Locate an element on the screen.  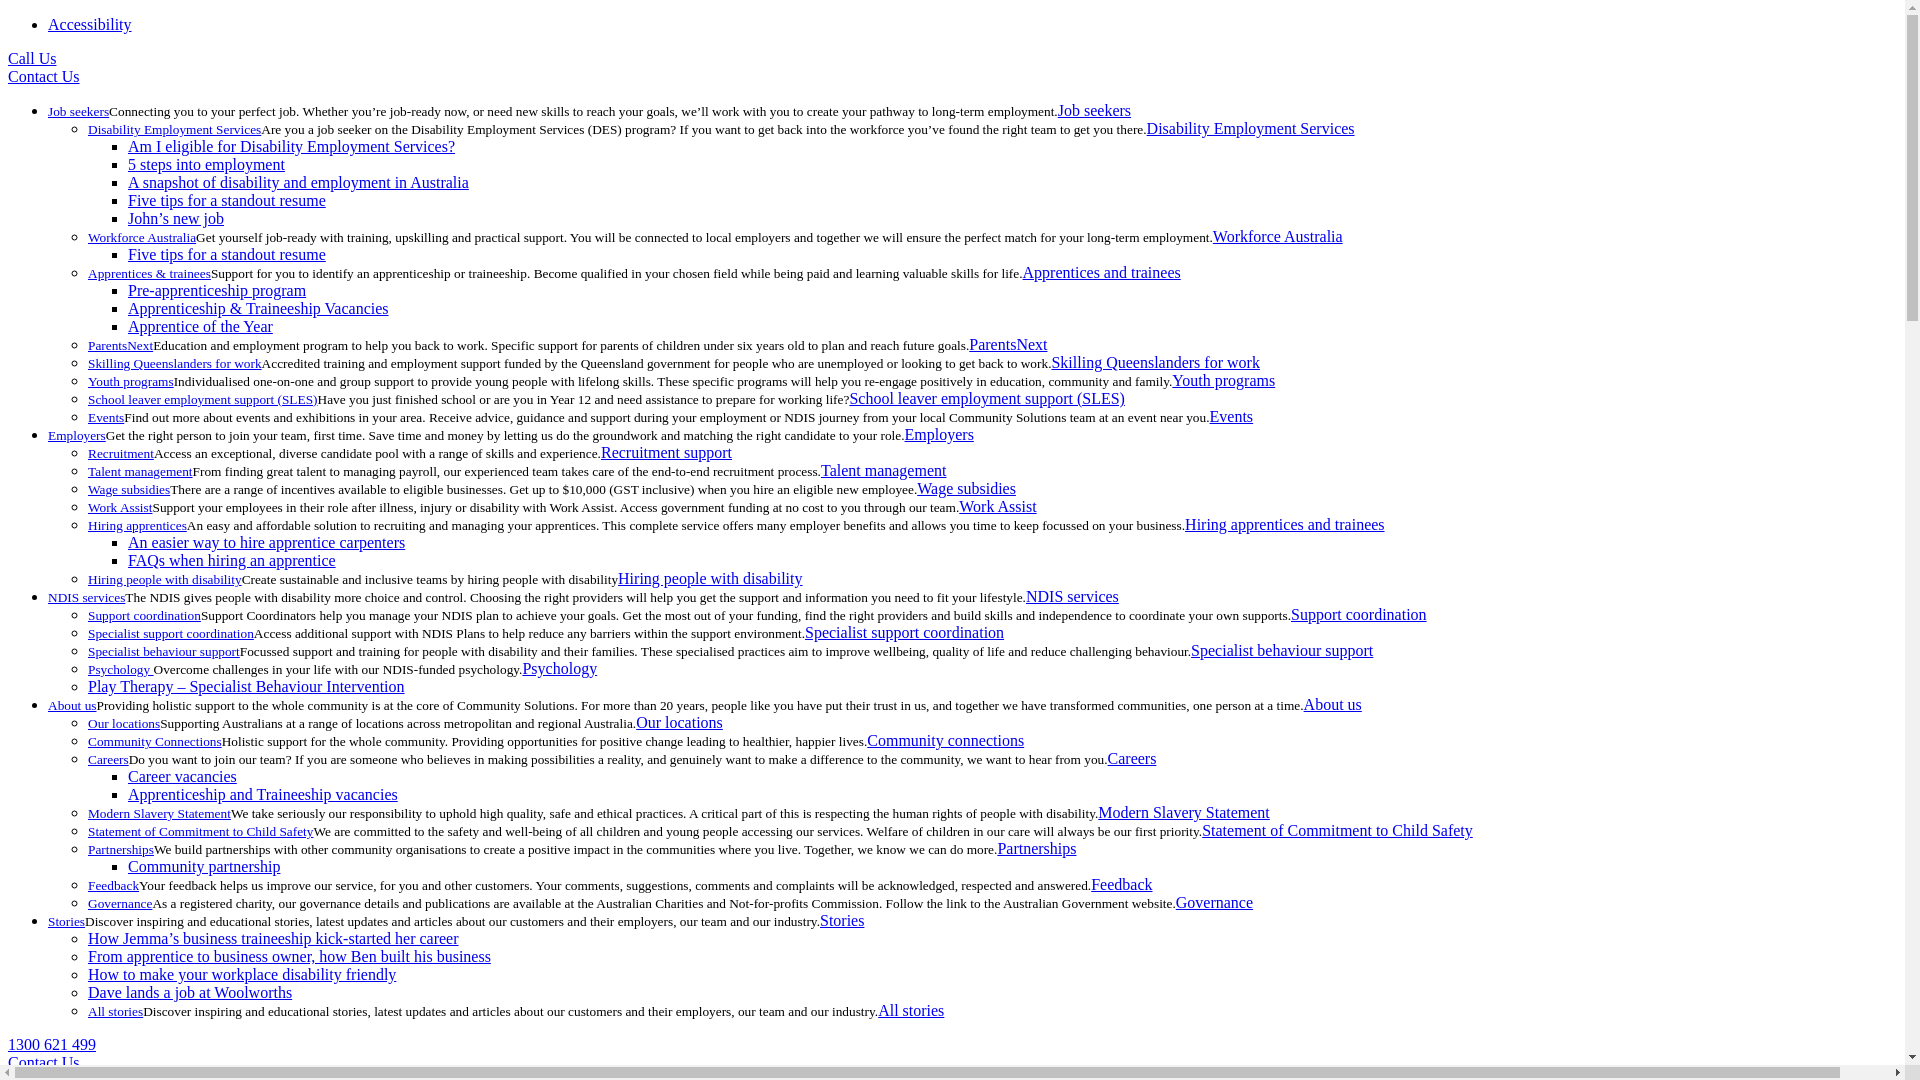
'Recruitment' is located at coordinates (119, 453).